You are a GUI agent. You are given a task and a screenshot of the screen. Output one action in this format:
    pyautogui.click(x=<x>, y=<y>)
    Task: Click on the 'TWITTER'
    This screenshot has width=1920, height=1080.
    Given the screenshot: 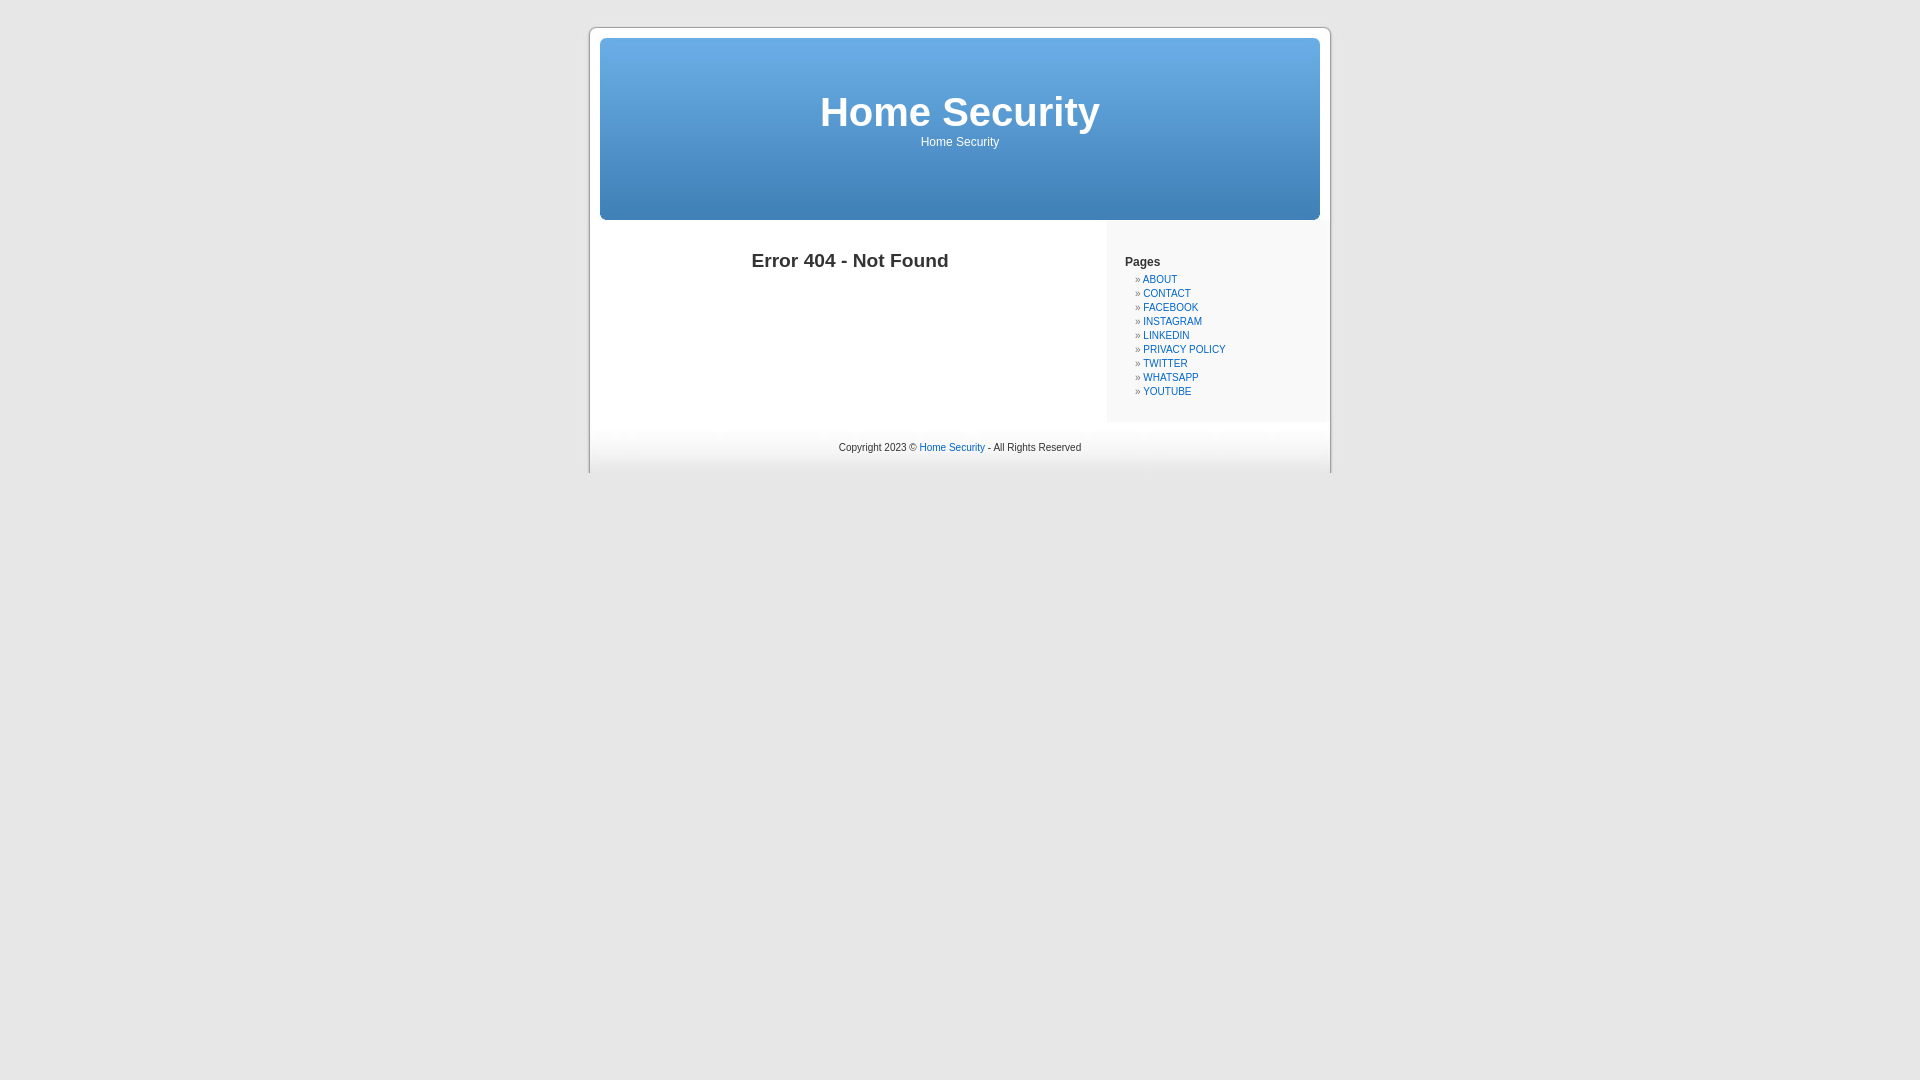 What is the action you would take?
    pyautogui.click(x=1165, y=363)
    